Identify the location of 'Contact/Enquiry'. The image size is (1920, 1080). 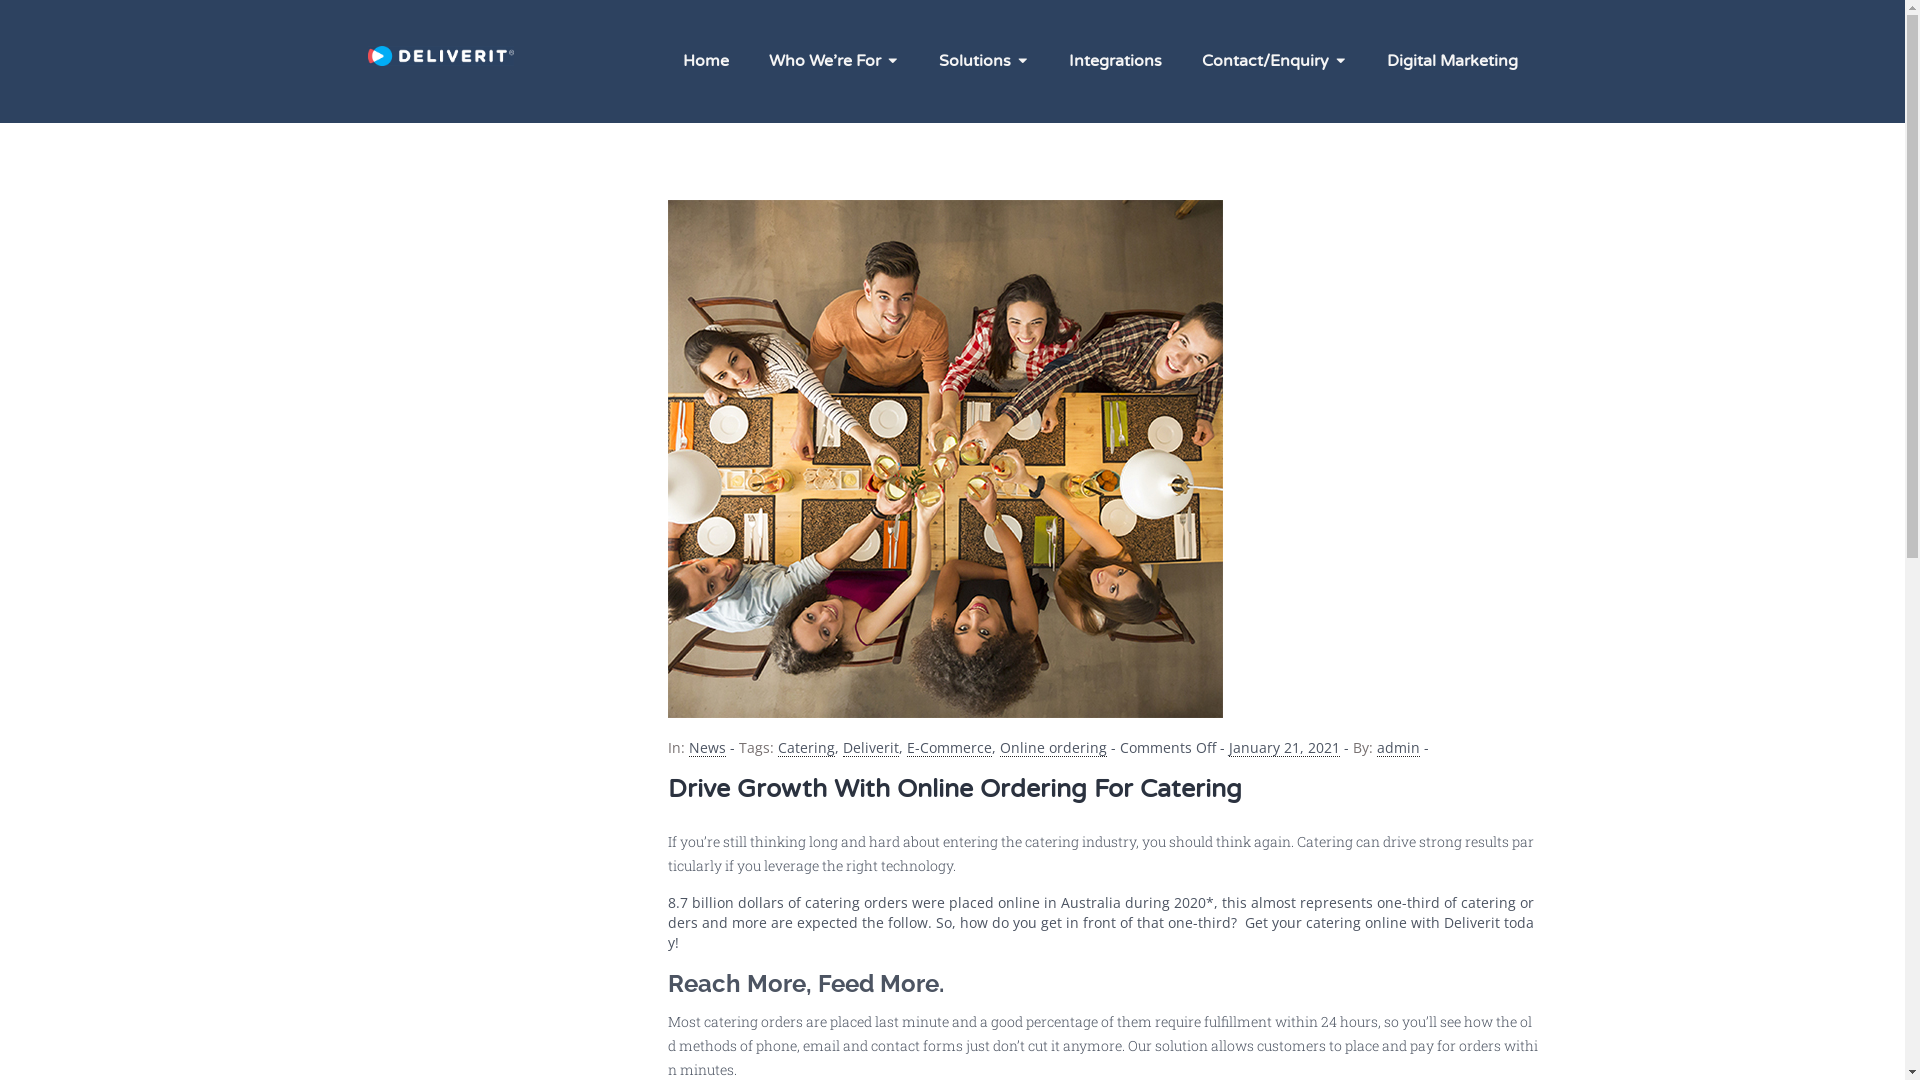
(1273, 60).